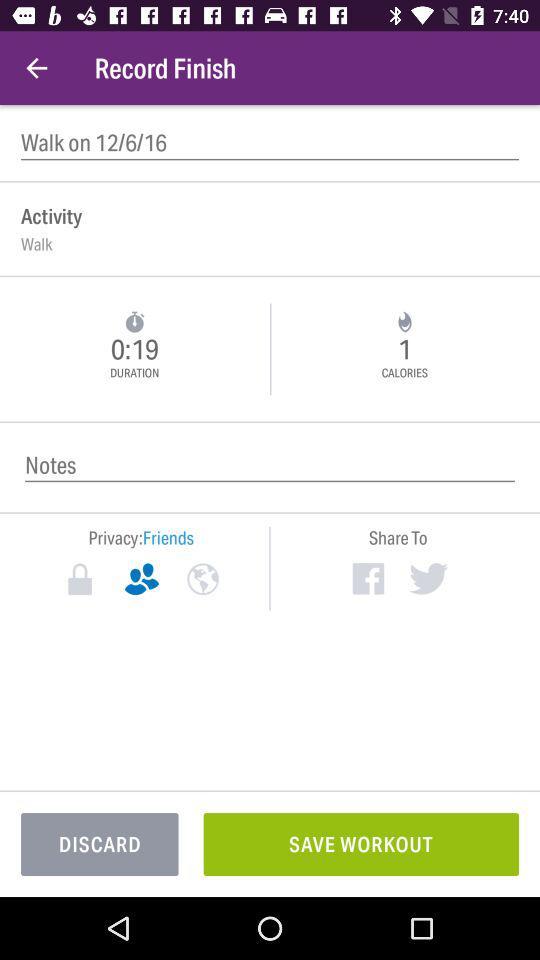 This screenshot has height=960, width=540. What do you see at coordinates (360, 843) in the screenshot?
I see `the icon to the right of the discard` at bounding box center [360, 843].